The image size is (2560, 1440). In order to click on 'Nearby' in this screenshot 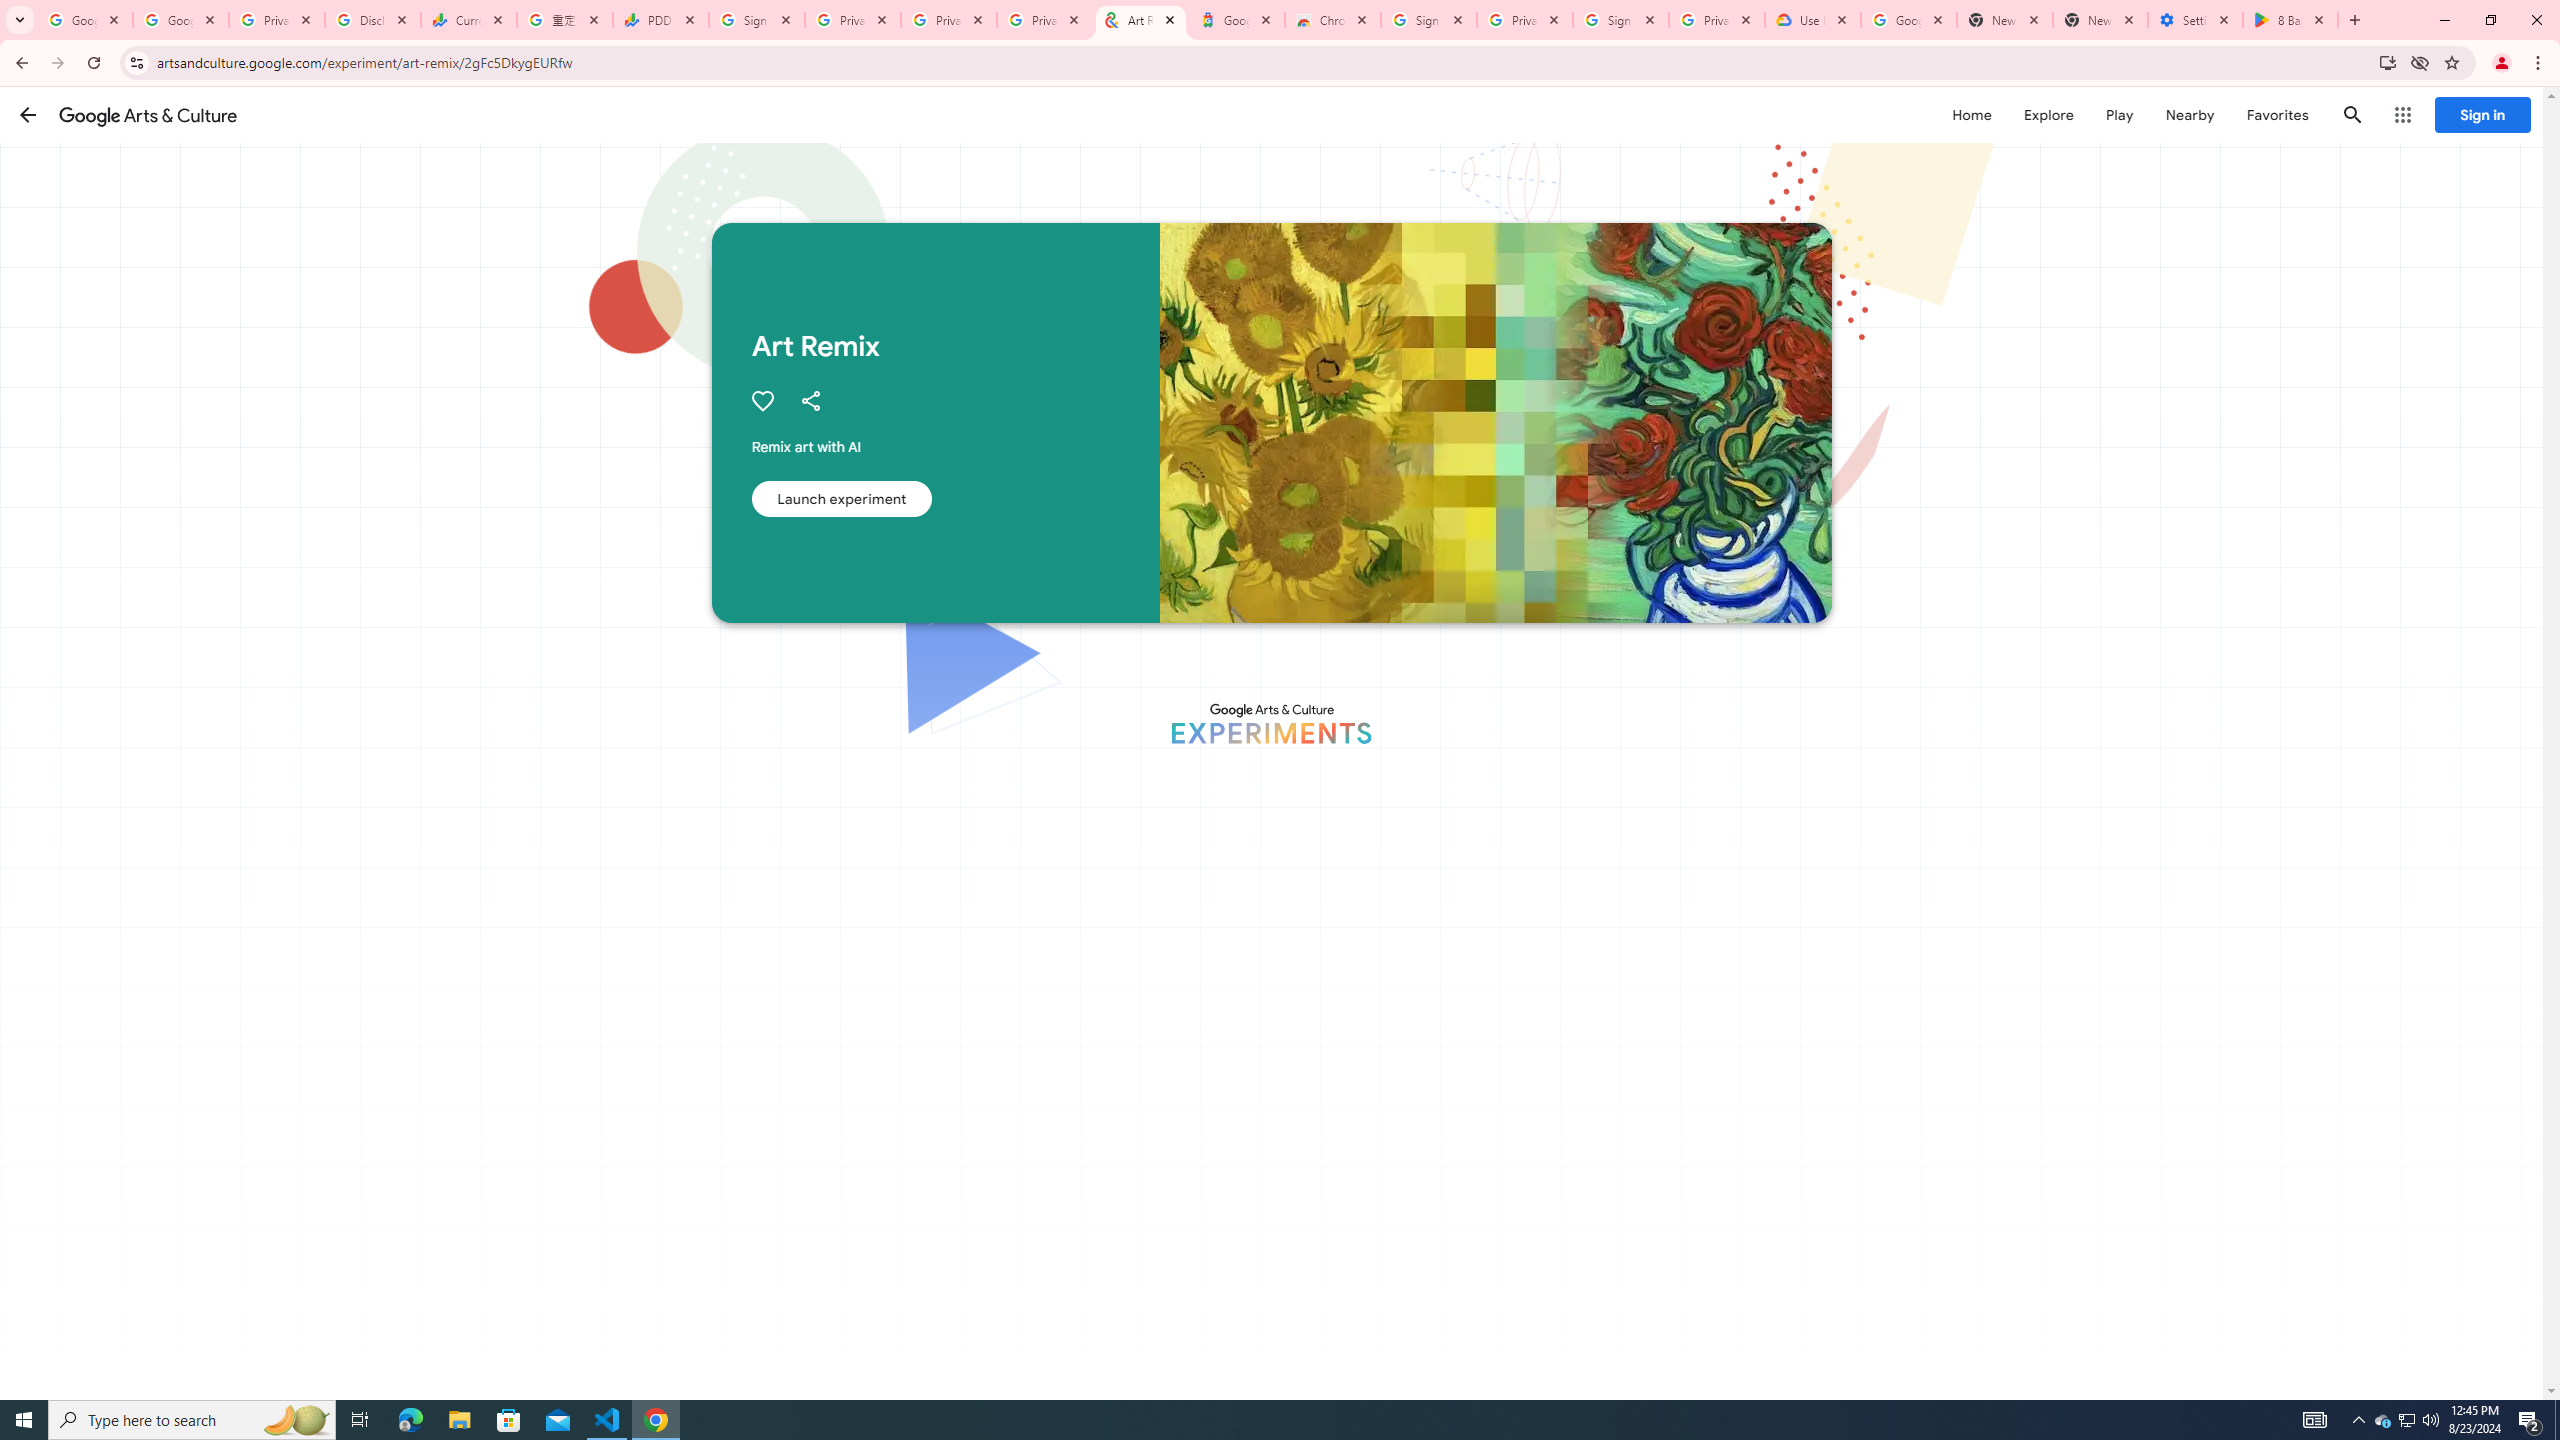, I will do `click(2188, 114)`.